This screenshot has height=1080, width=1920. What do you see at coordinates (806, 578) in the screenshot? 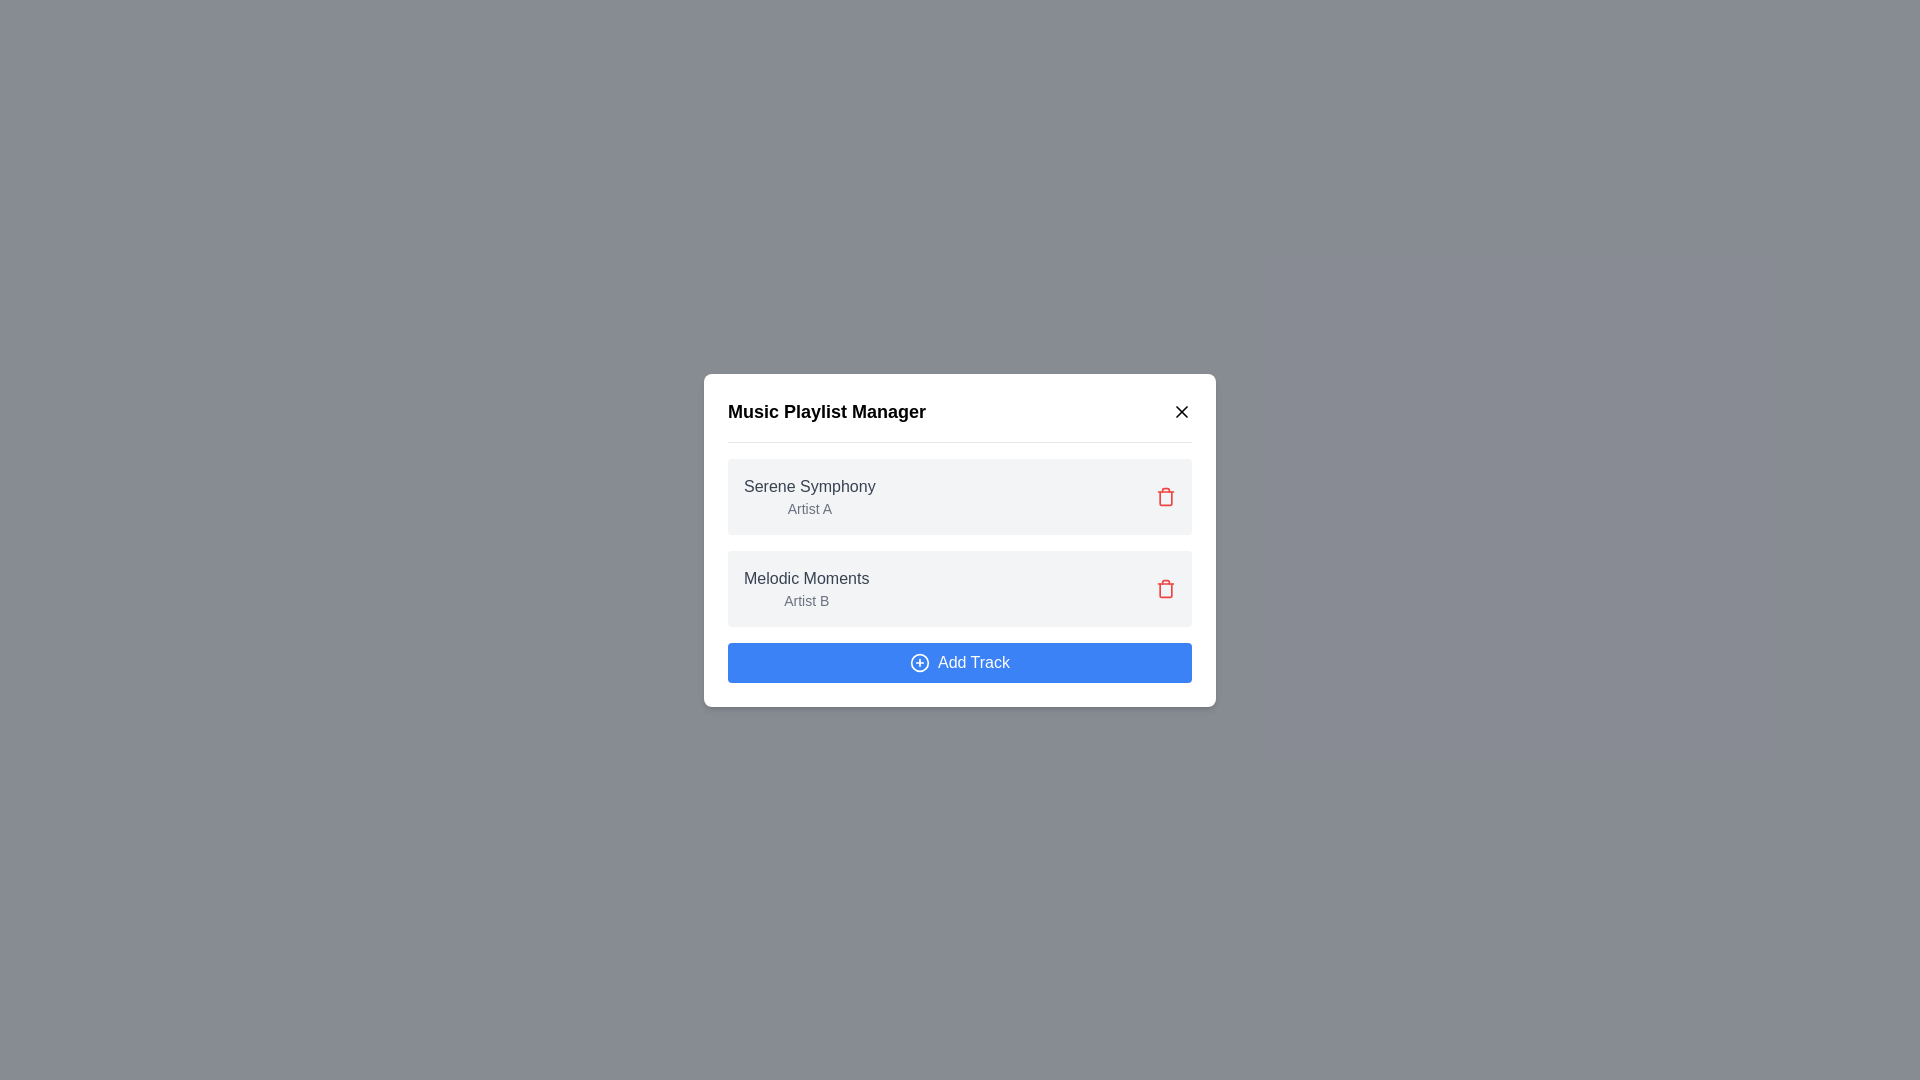
I see `the text label 'Melodic Moments', which is a prominent title styled with medium-weight font and medium gray color, located centrally aligned below 'Serene Symphony' and above the 'Add Track' button` at bounding box center [806, 578].